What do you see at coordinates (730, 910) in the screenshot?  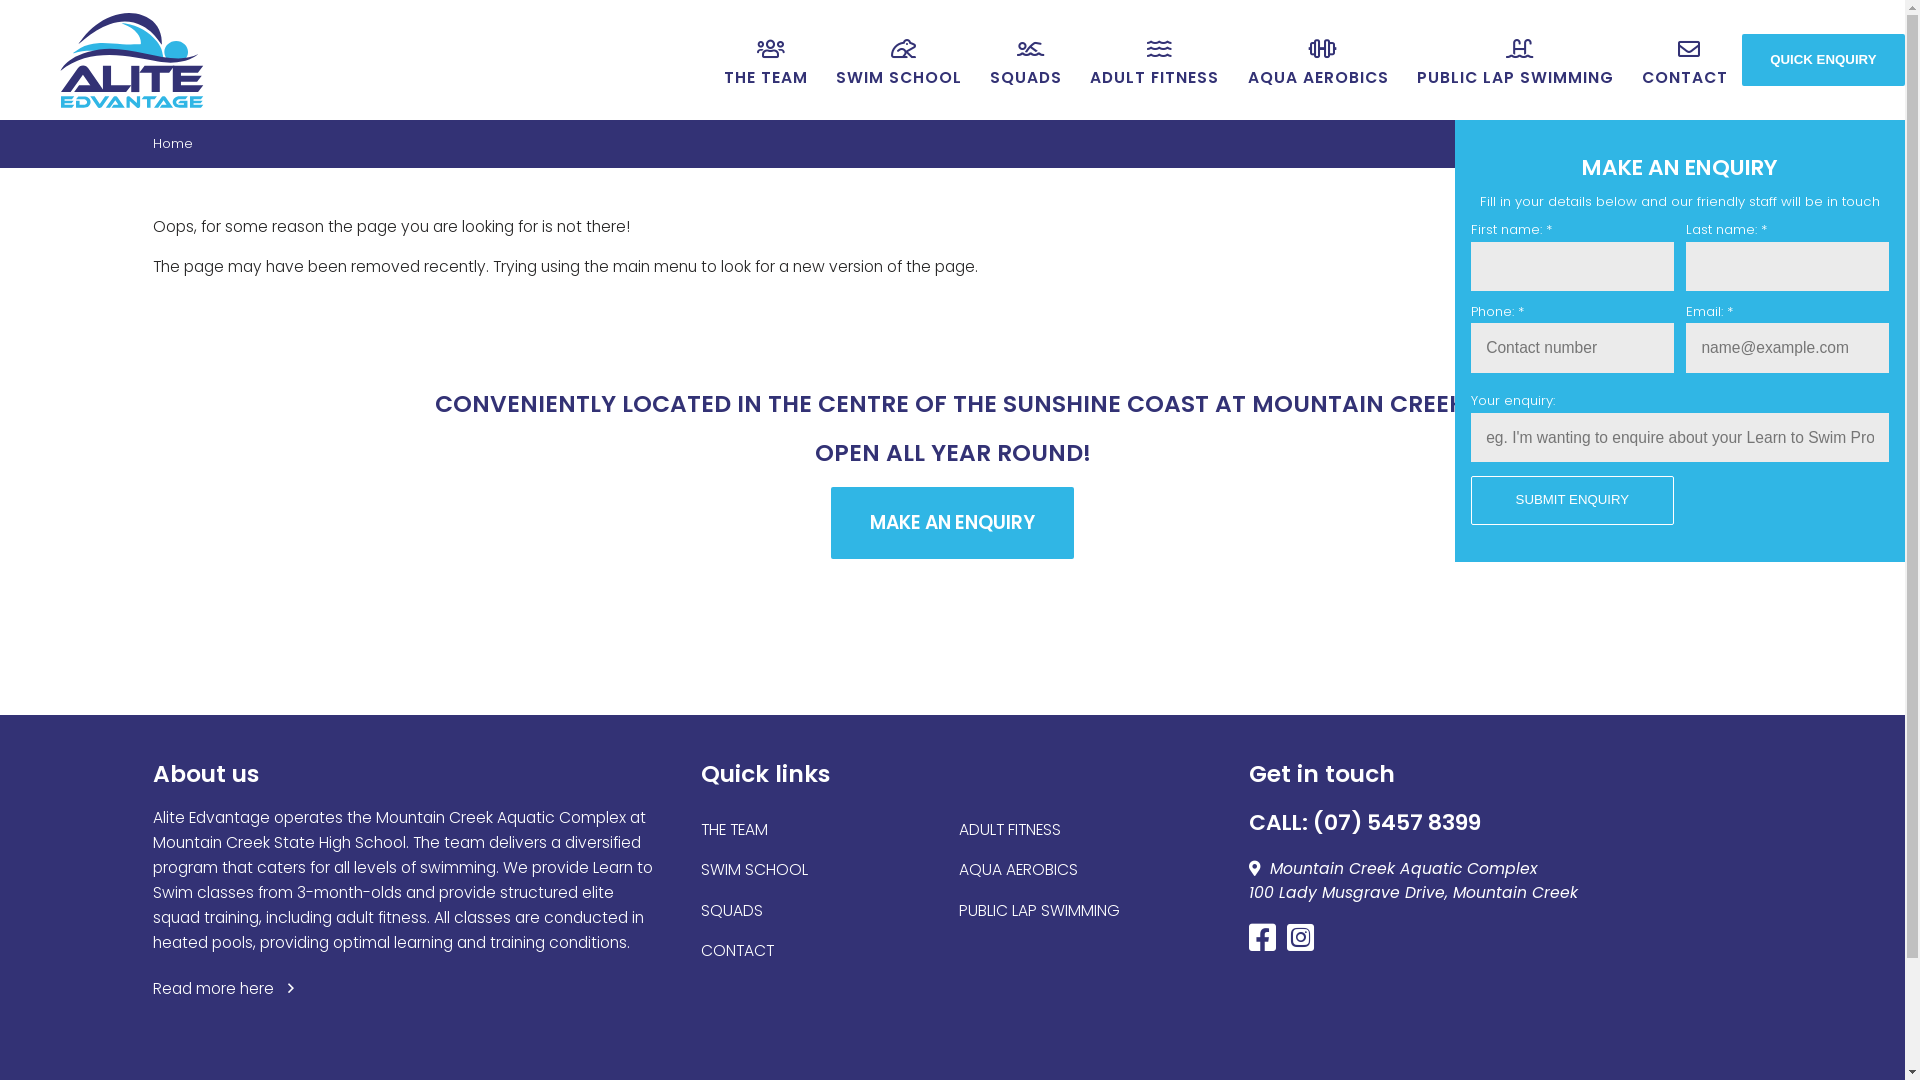 I see `'SQUADS'` at bounding box center [730, 910].